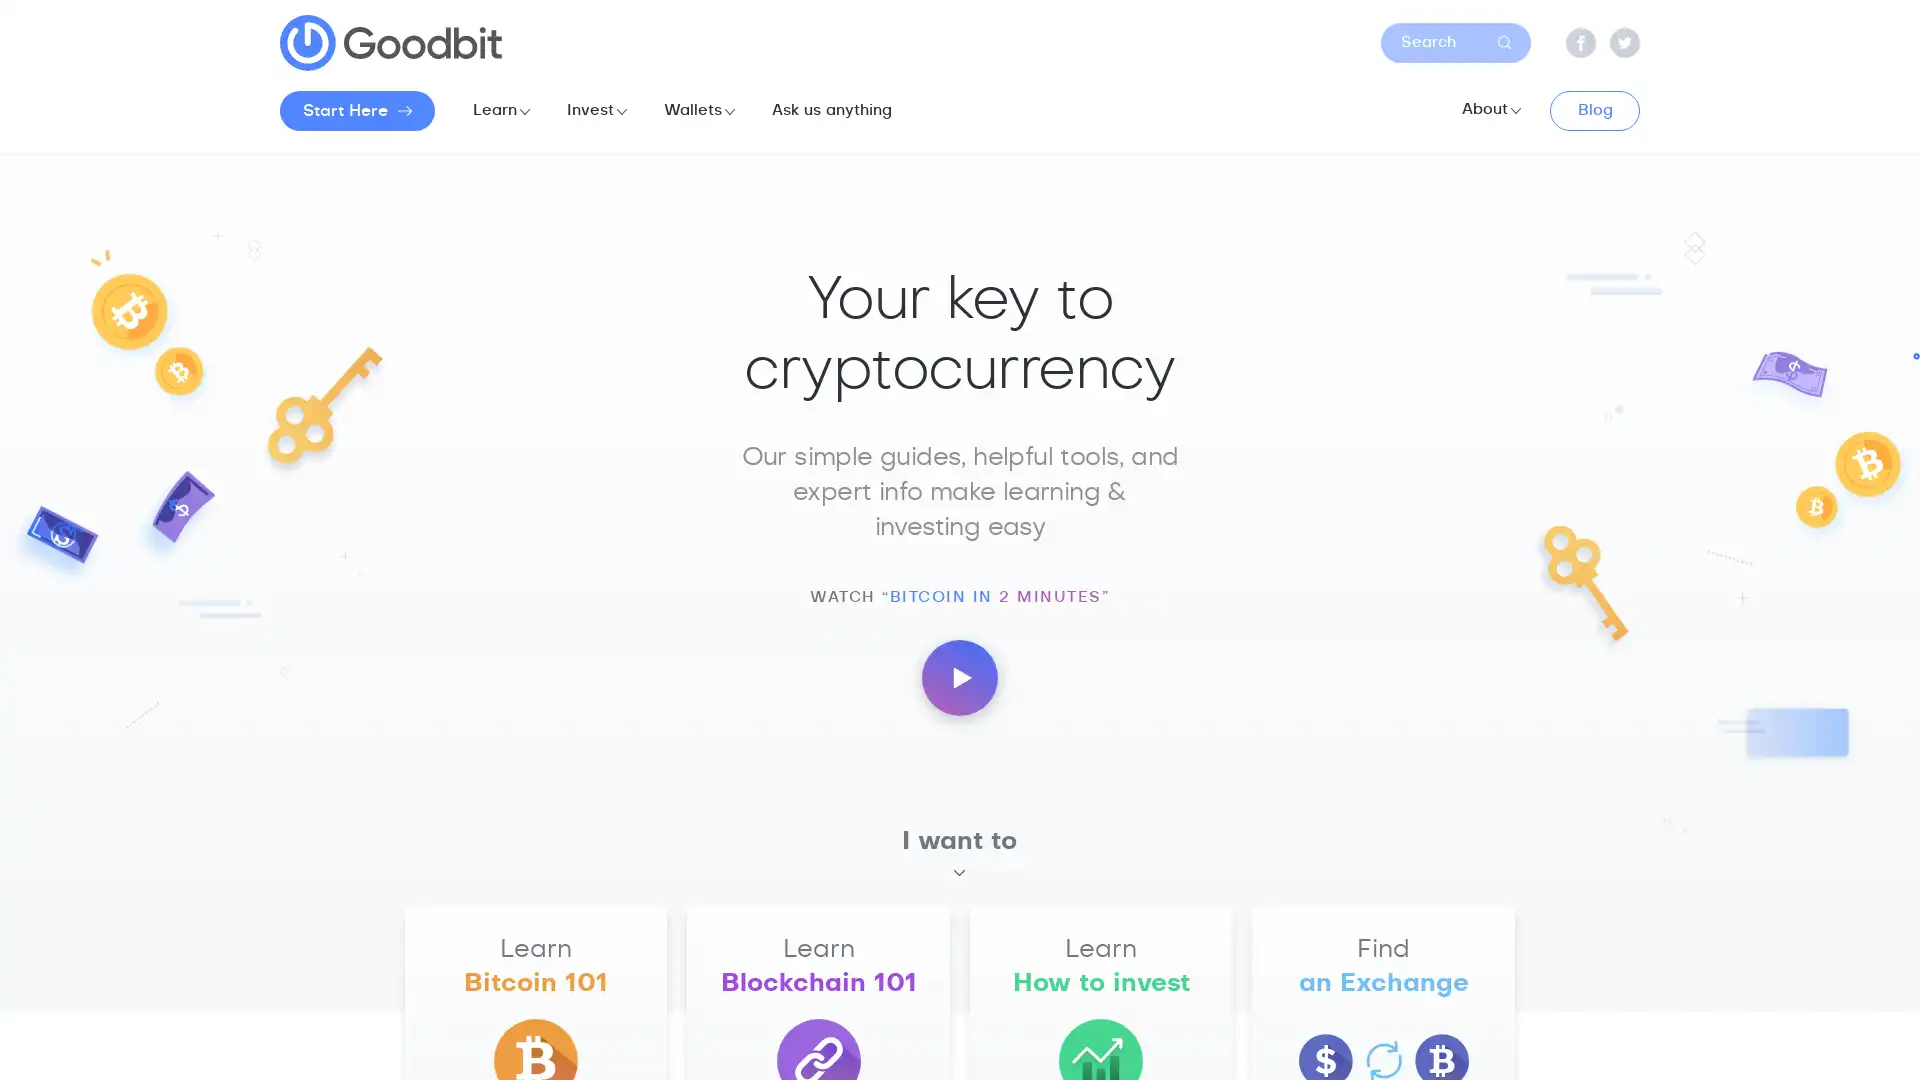  What do you see at coordinates (591, 110) in the screenshot?
I see `Invest` at bounding box center [591, 110].